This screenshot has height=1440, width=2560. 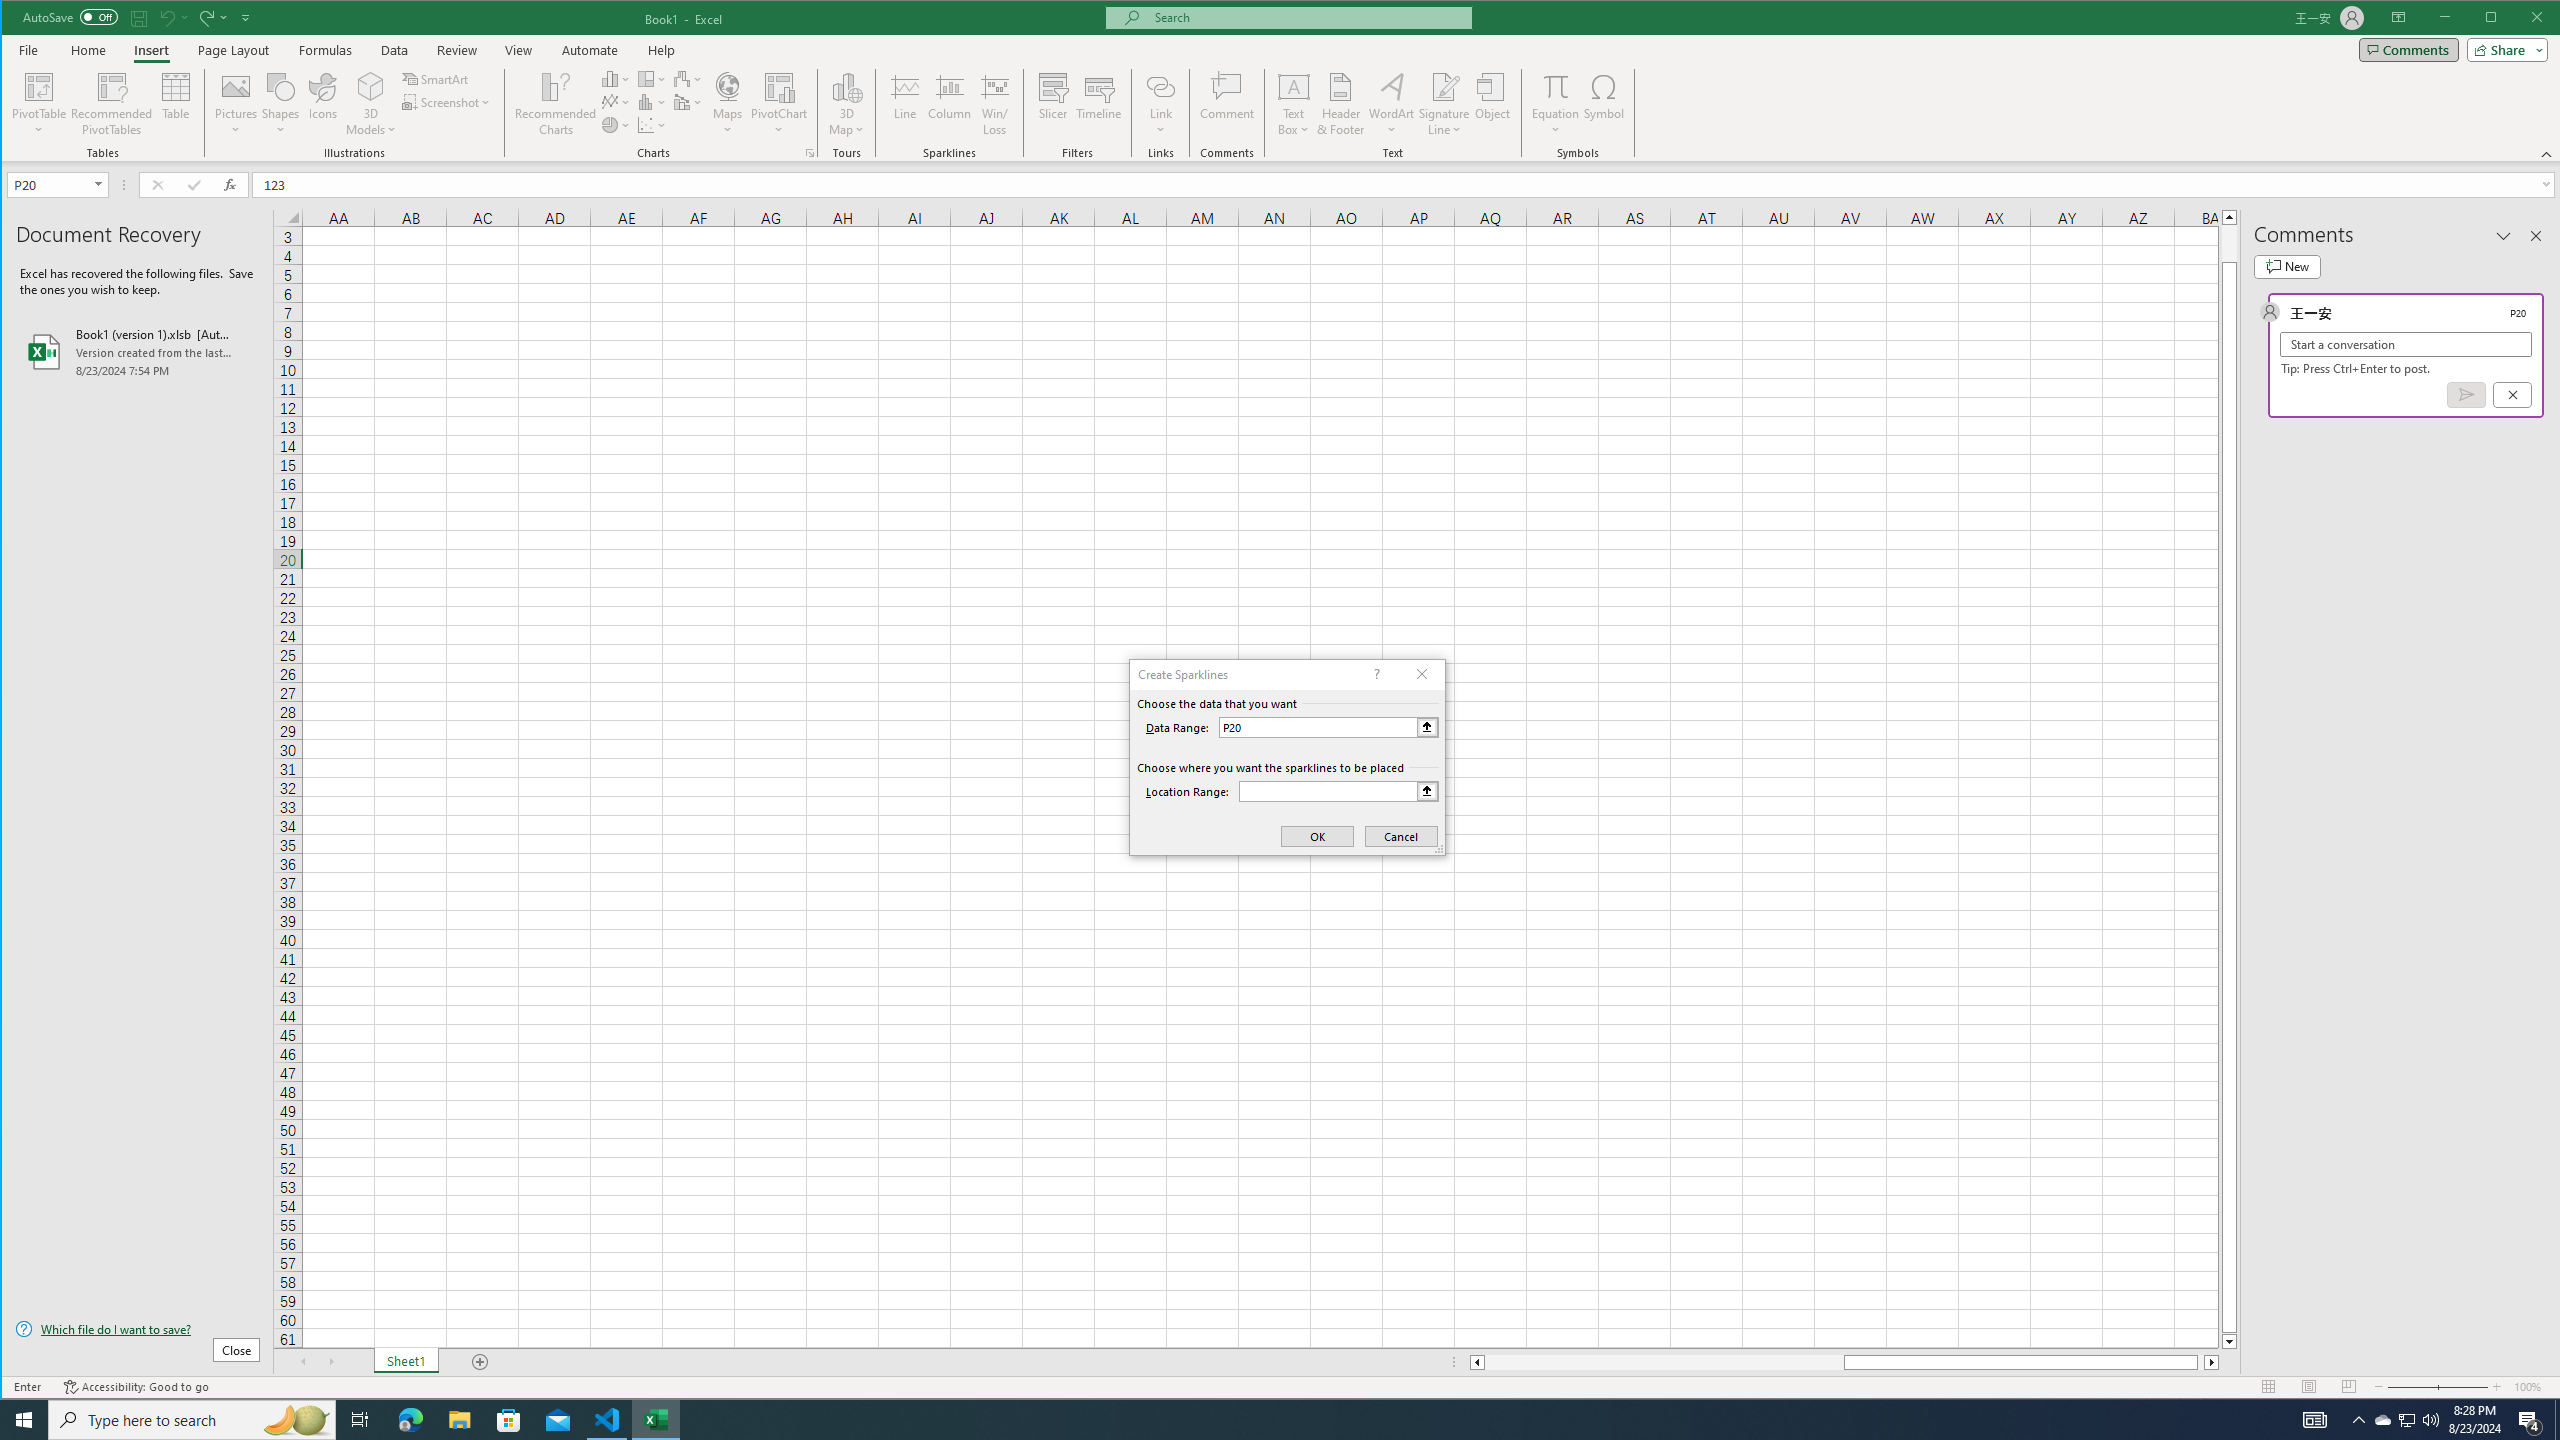 I want to click on 'Win/Loss', so click(x=994, y=103).